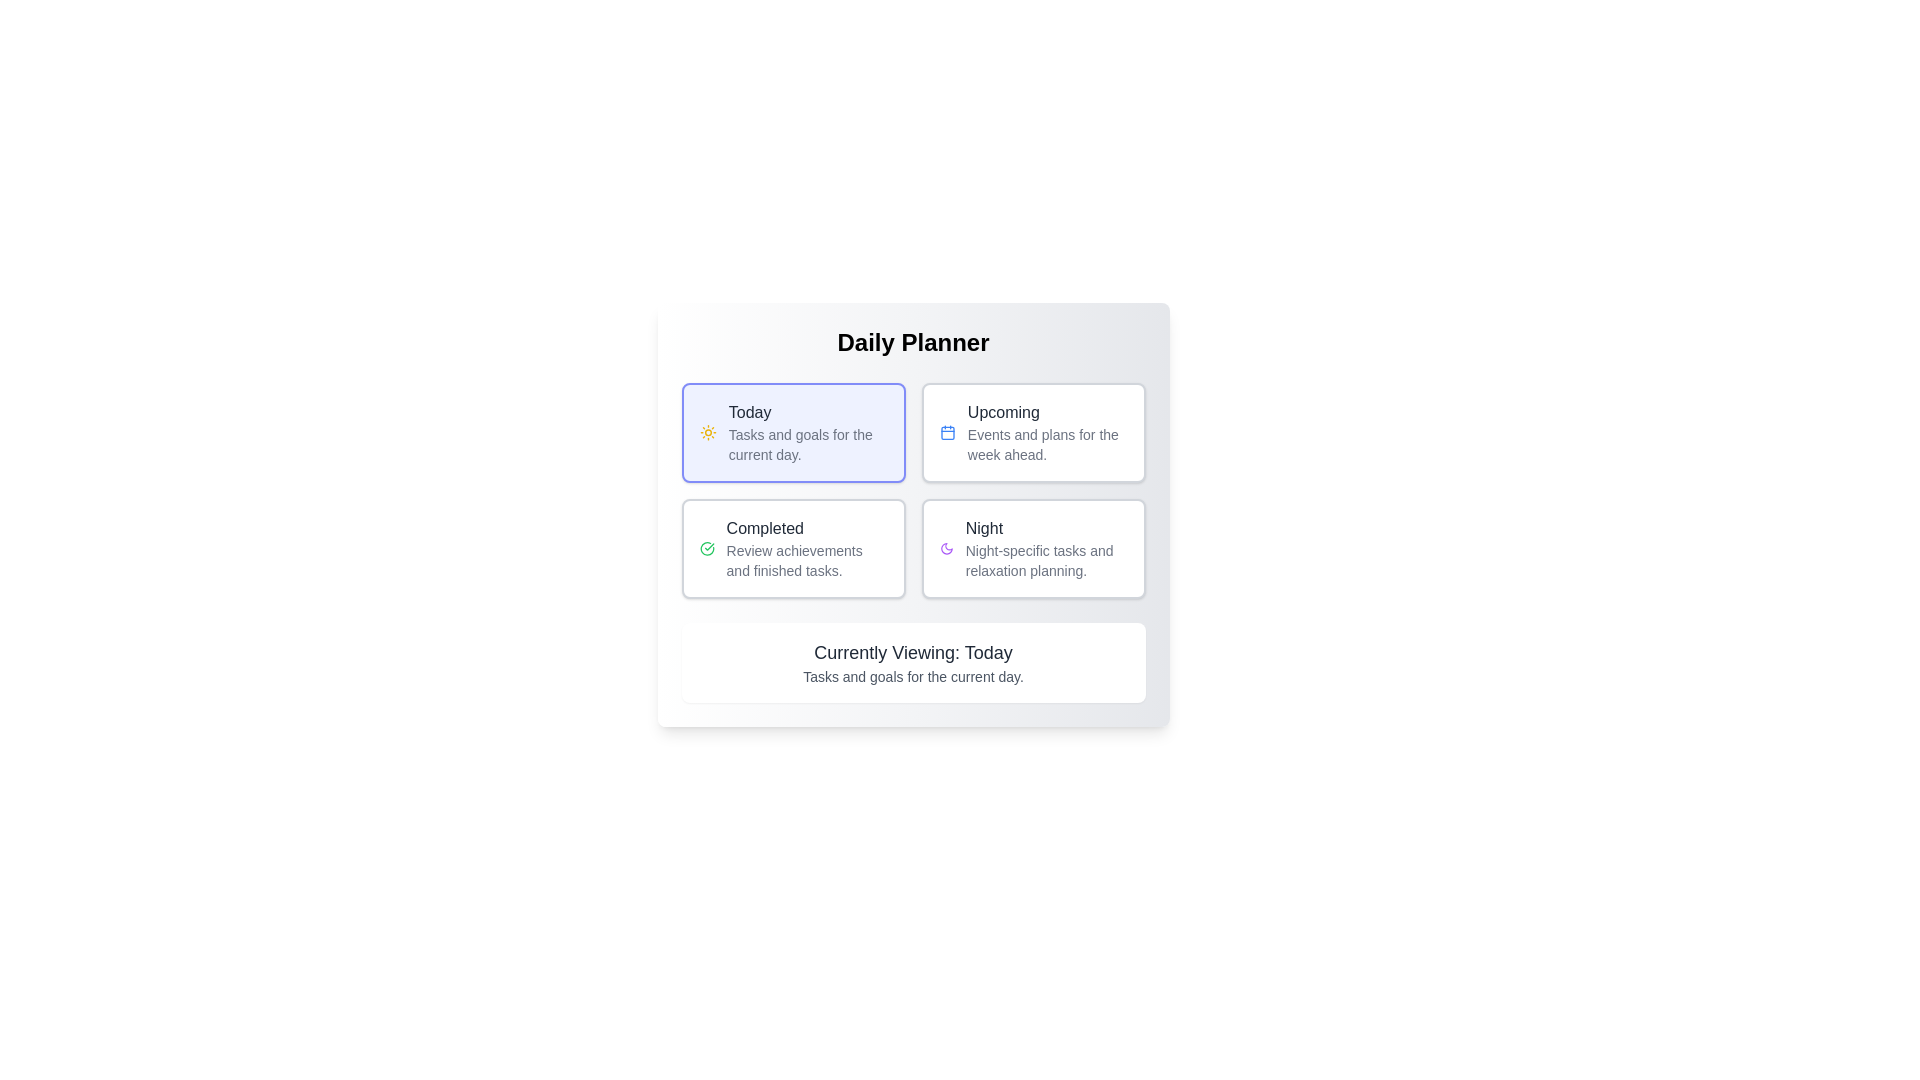 This screenshot has width=1920, height=1080. Describe the element at coordinates (912, 676) in the screenshot. I see `explanatory text label located at the bottom of the 'Currently Viewing: Today' card in the 'Daily Planner' interface, positioned directly beneath the title text` at that location.